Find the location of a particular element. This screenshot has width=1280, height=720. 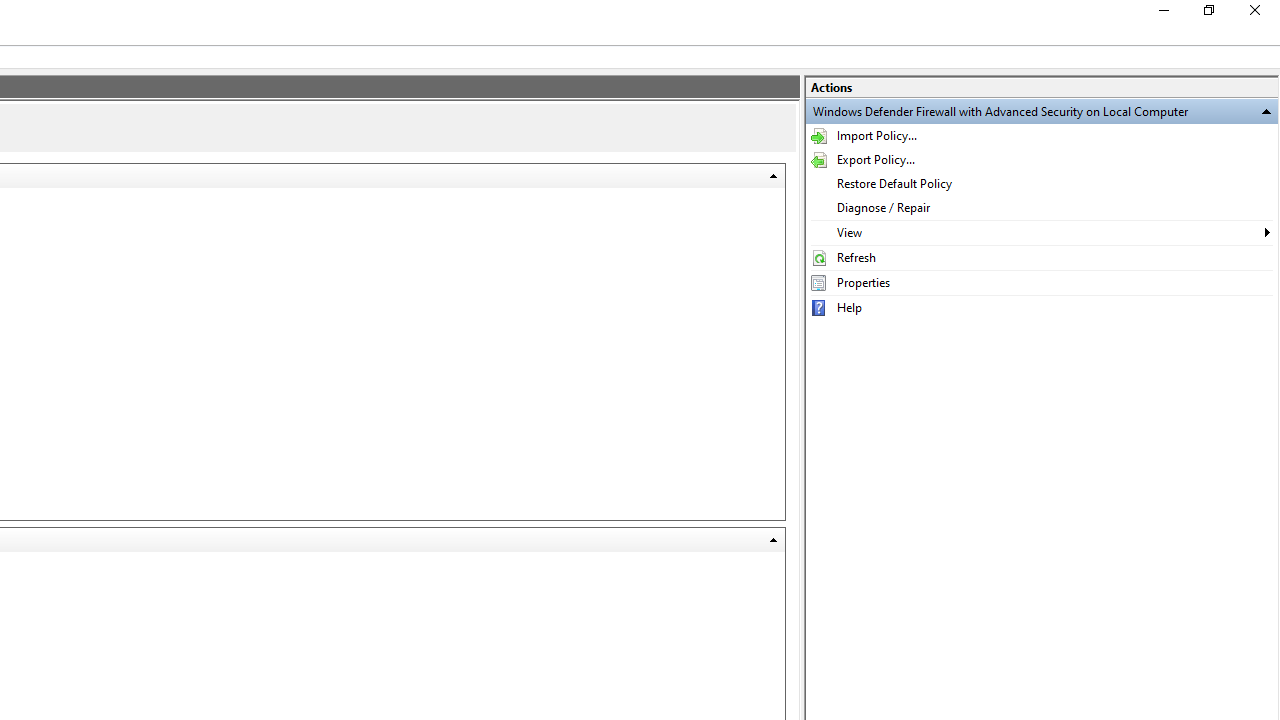

'View' is located at coordinates (1040, 231).